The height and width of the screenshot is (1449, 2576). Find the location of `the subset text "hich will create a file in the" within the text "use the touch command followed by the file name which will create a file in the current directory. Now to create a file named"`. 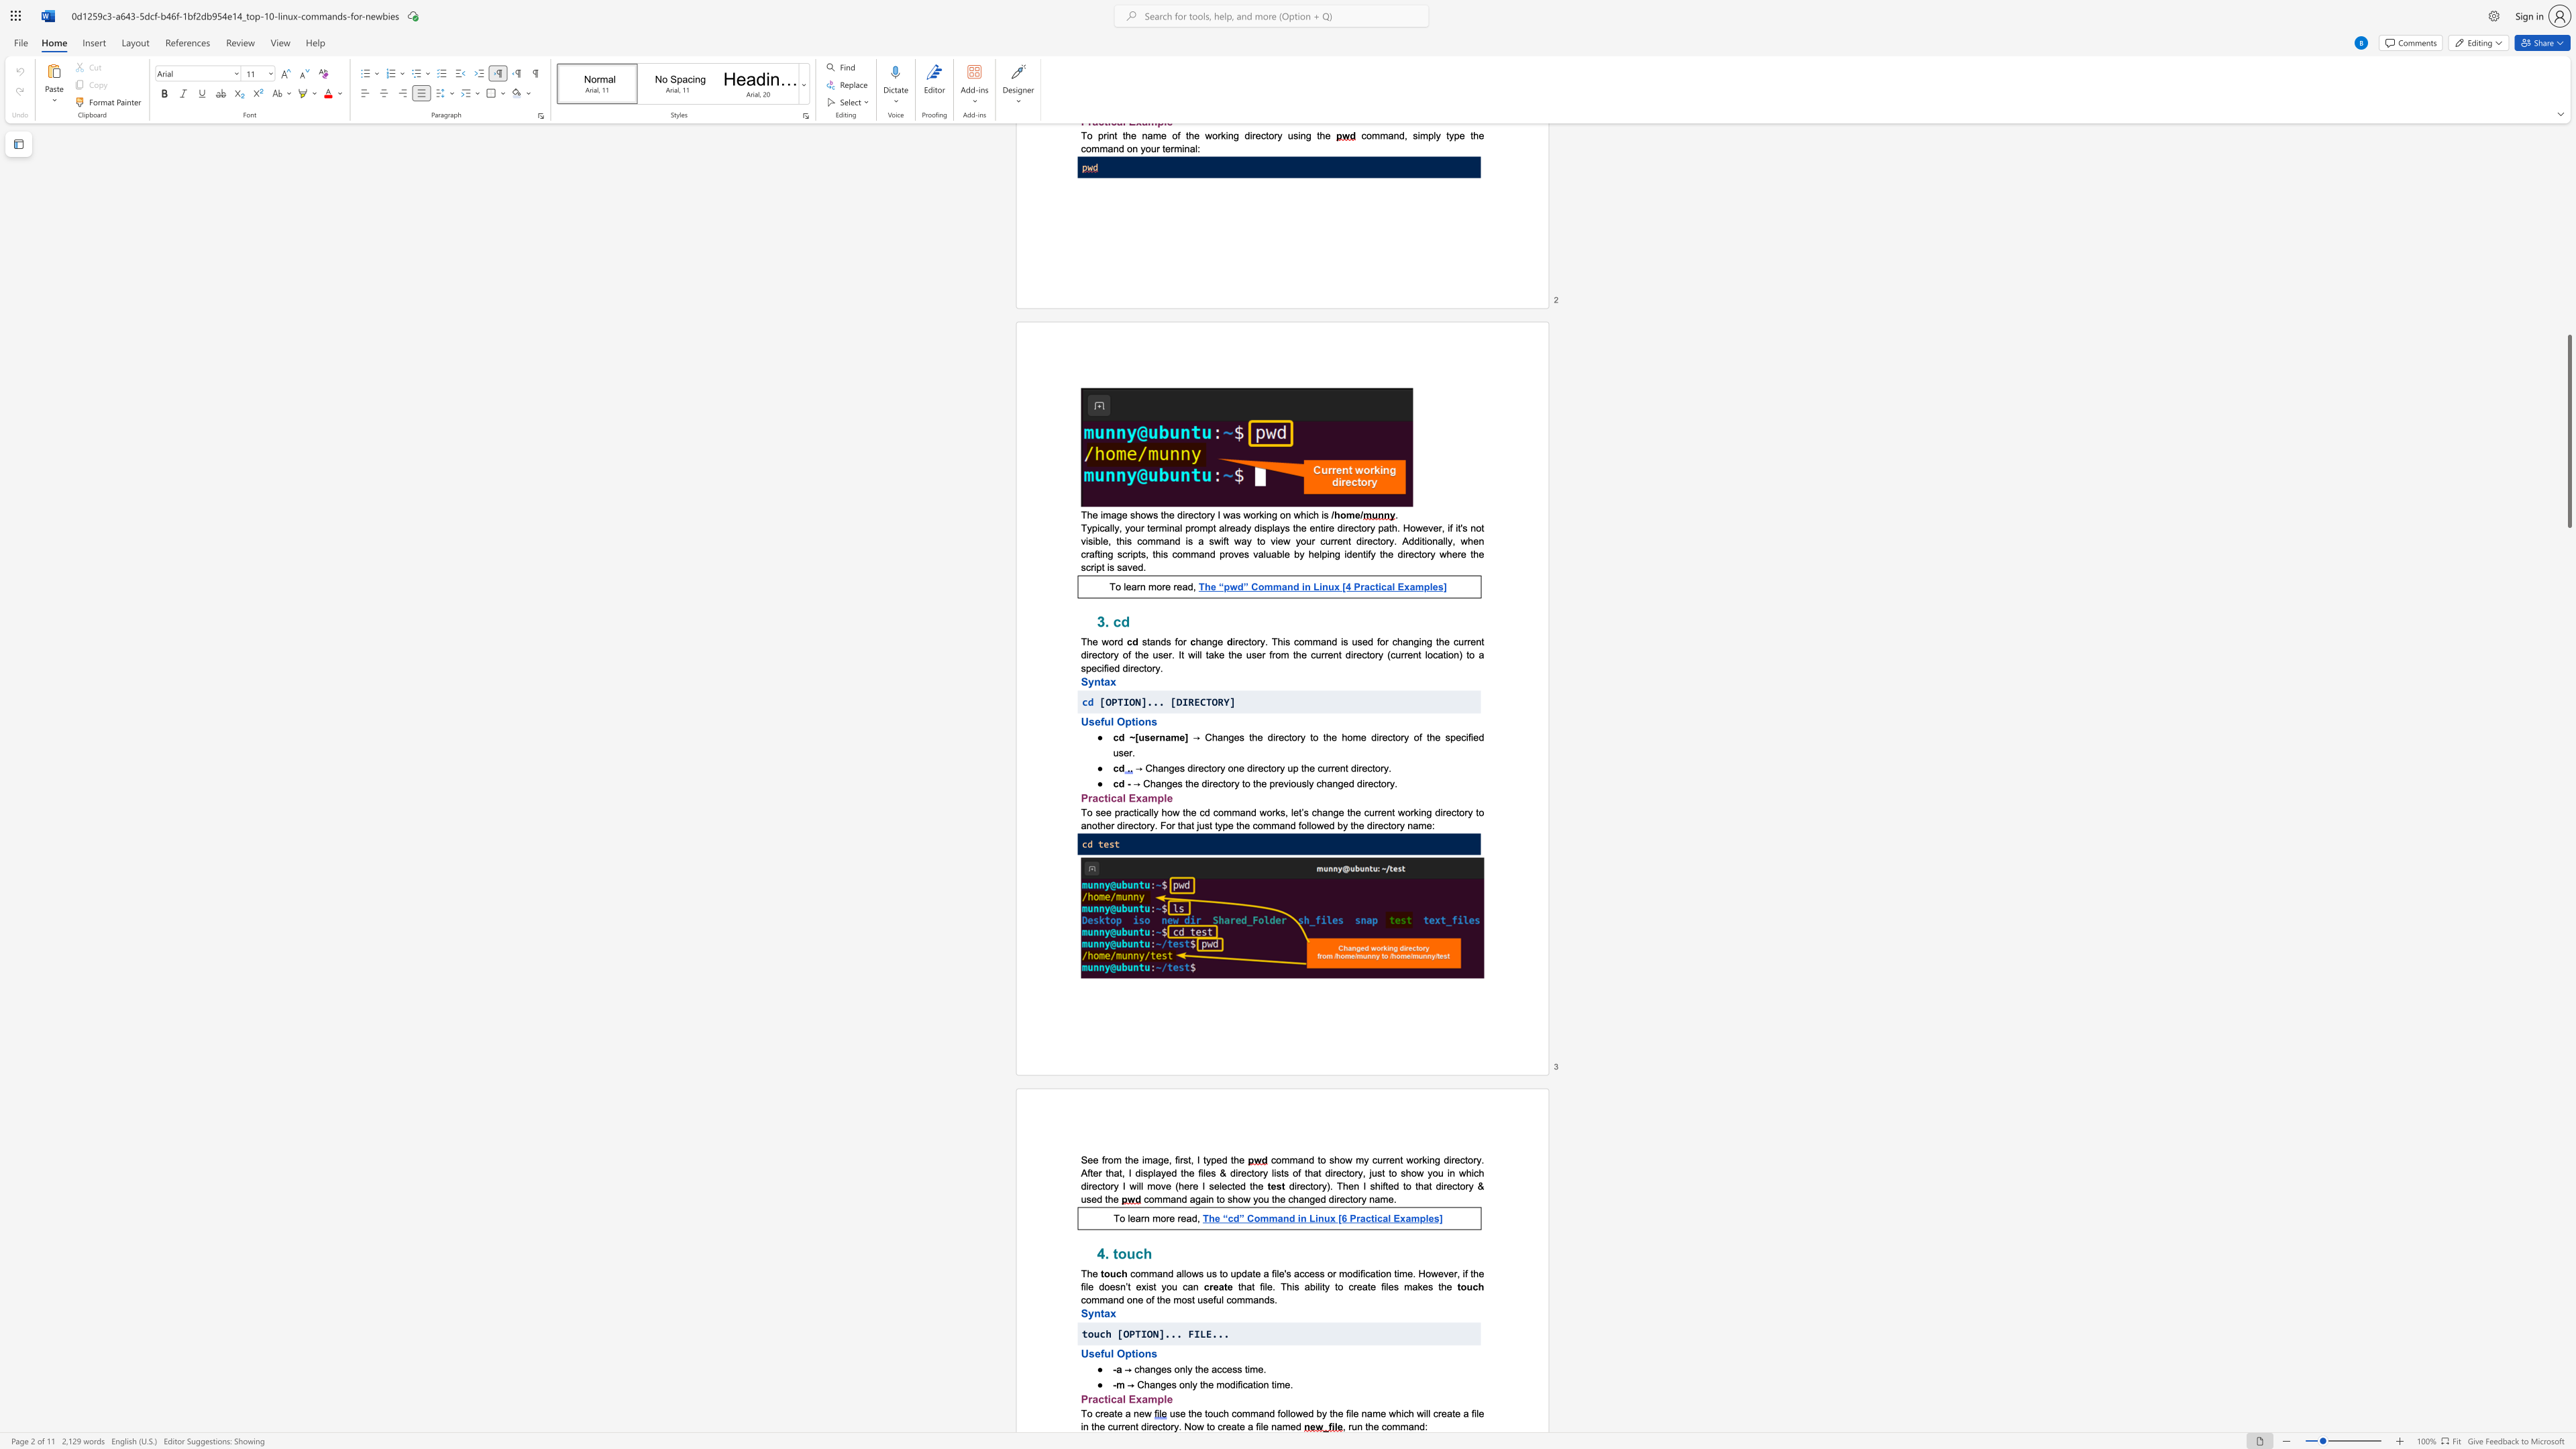

the subset text "hich will create a file in the" within the text "use the touch command followed by the file name which will create a file in the current directory. Now to create a file named" is located at coordinates (1395, 1412).